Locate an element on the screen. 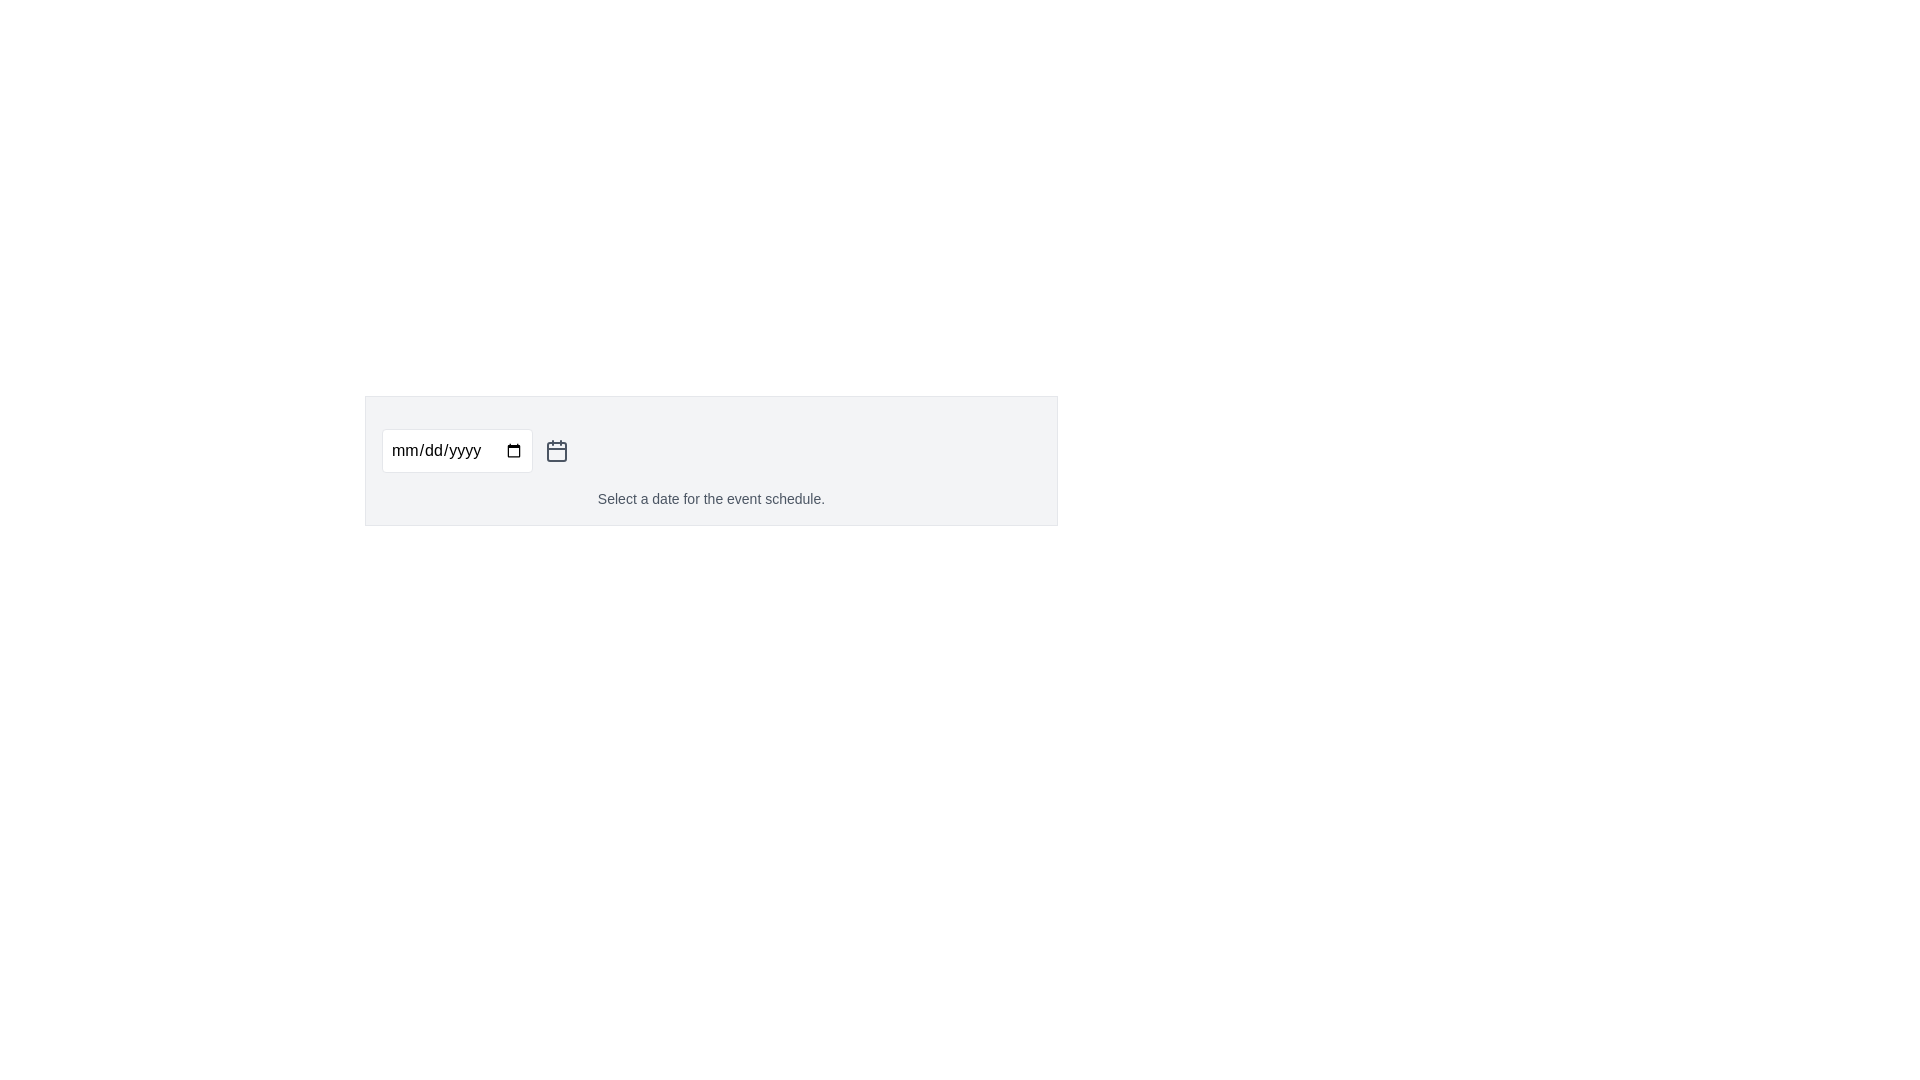 The width and height of the screenshot is (1920, 1080). the date input field of the composite element that includes a calendar icon and a descriptive label to type a date is located at coordinates (711, 461).